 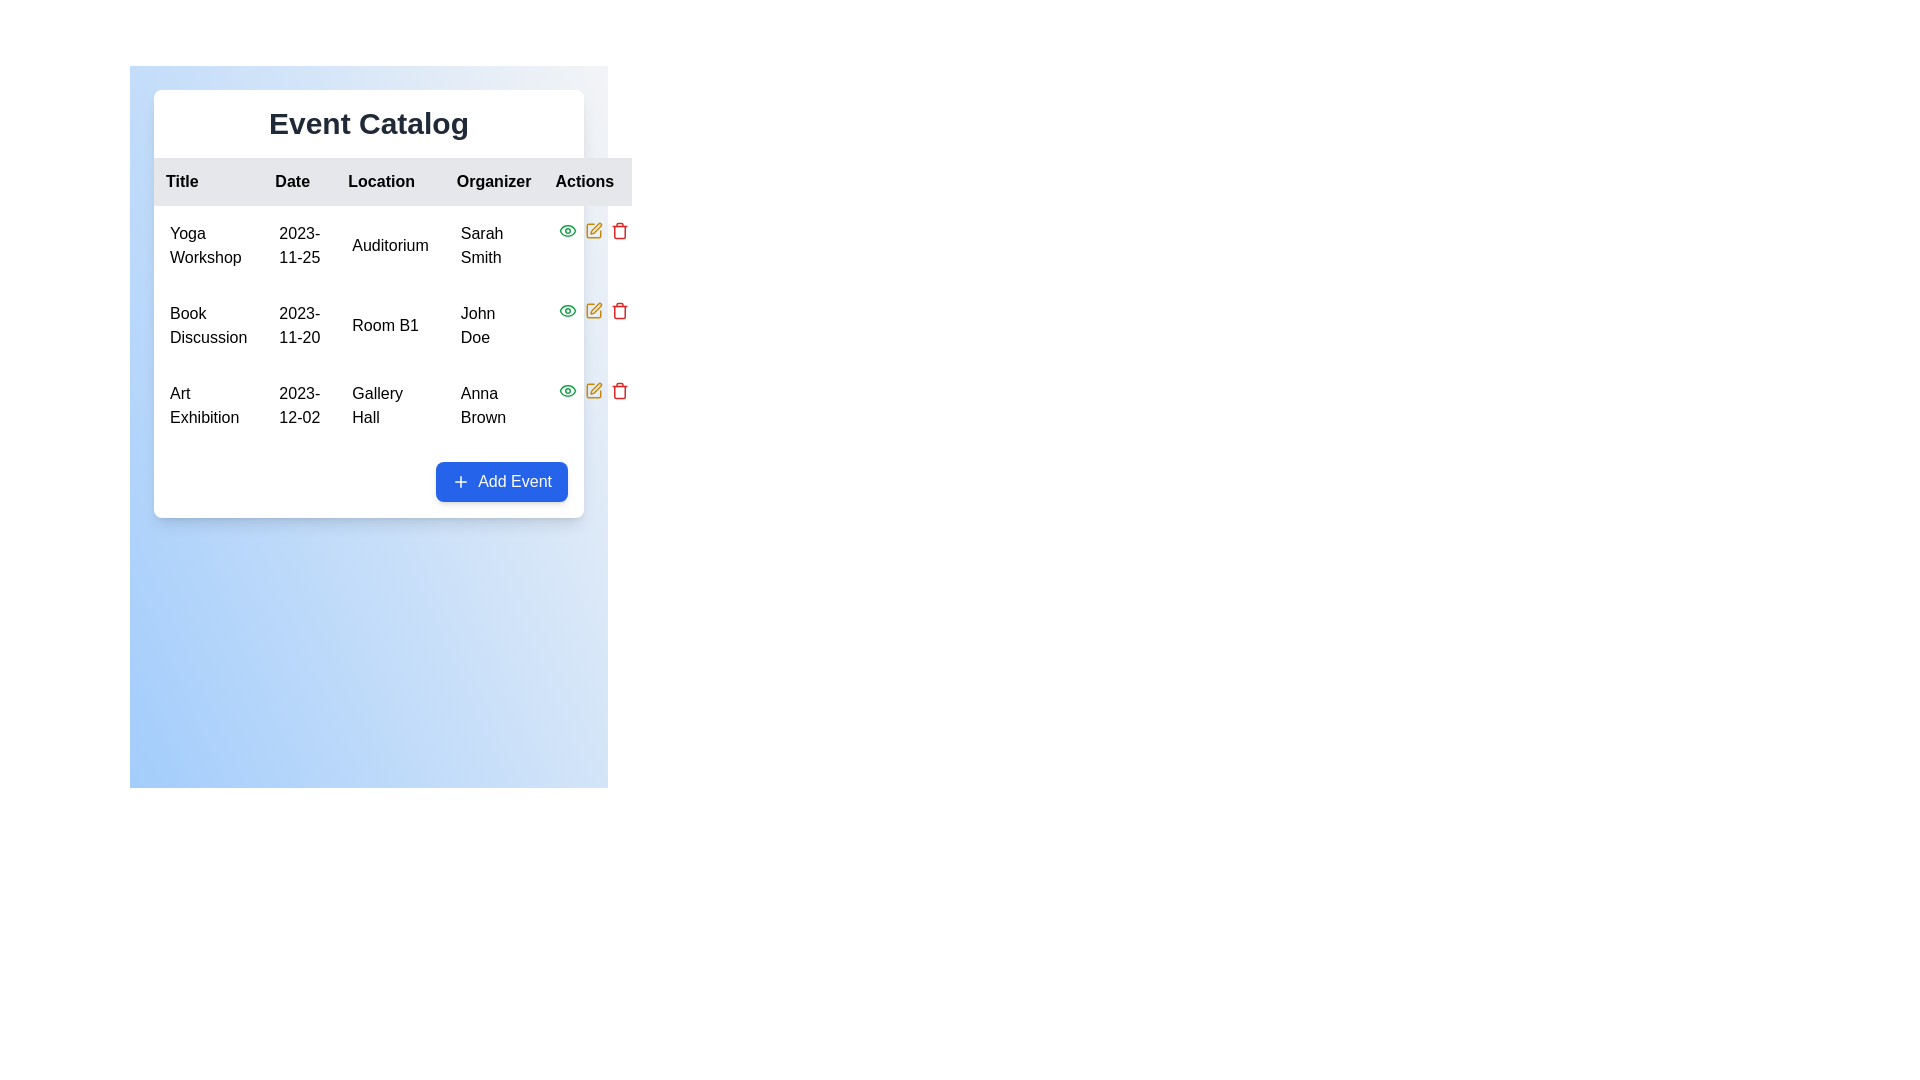 What do you see at coordinates (567, 311) in the screenshot?
I see `the green eye-shaped icon in the 'Actions' section of the 'Art Exhibition' row` at bounding box center [567, 311].